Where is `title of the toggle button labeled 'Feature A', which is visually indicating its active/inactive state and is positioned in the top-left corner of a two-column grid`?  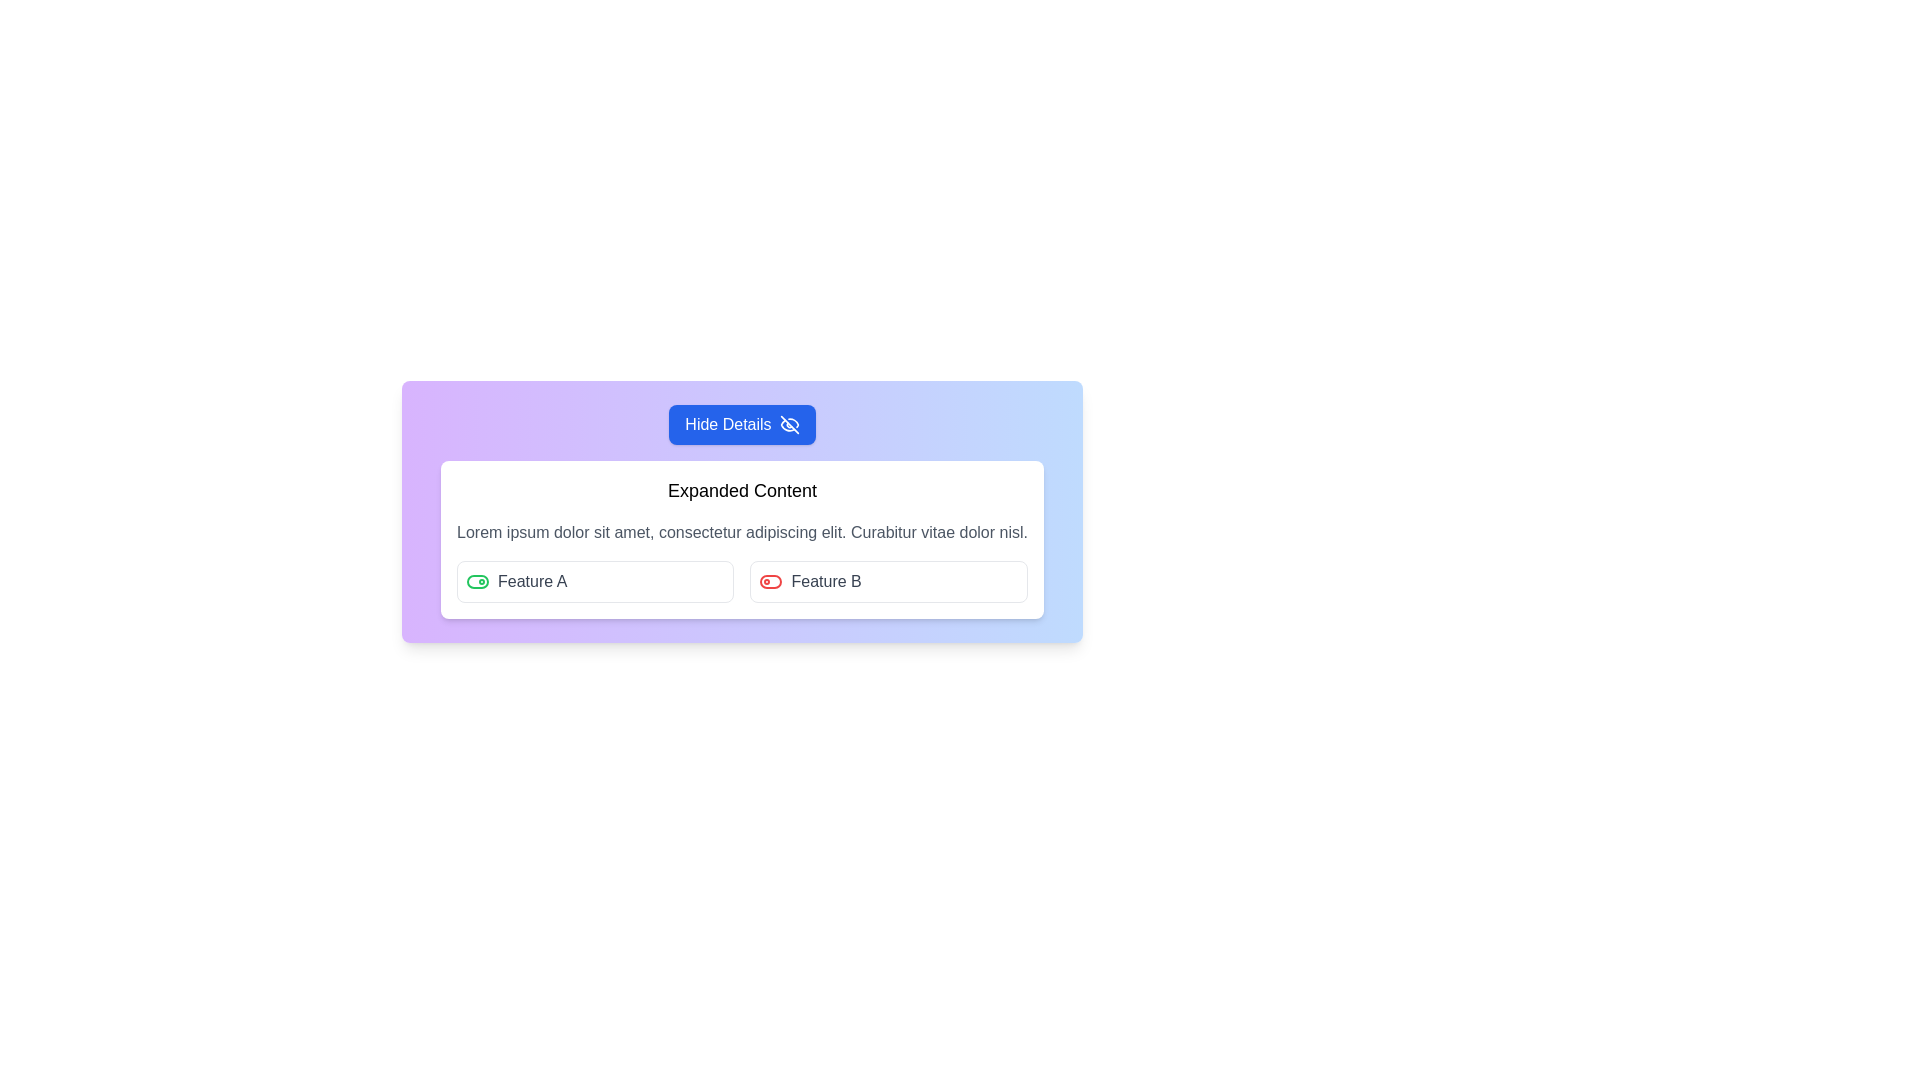
title of the toggle button labeled 'Feature A', which is visually indicating its active/inactive state and is positioned in the top-left corner of a two-column grid is located at coordinates (594, 582).